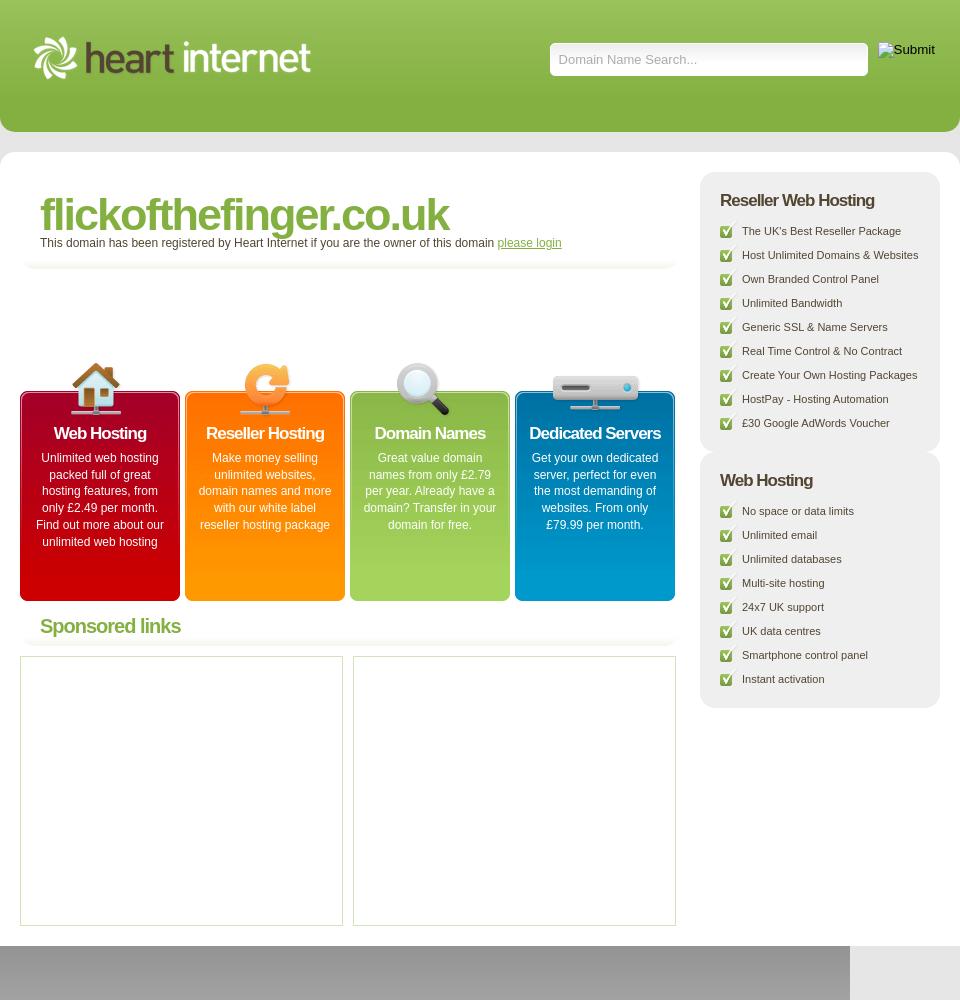 This screenshot has width=960, height=1000. Describe the element at coordinates (782, 606) in the screenshot. I see `'24x7 UK support'` at that location.